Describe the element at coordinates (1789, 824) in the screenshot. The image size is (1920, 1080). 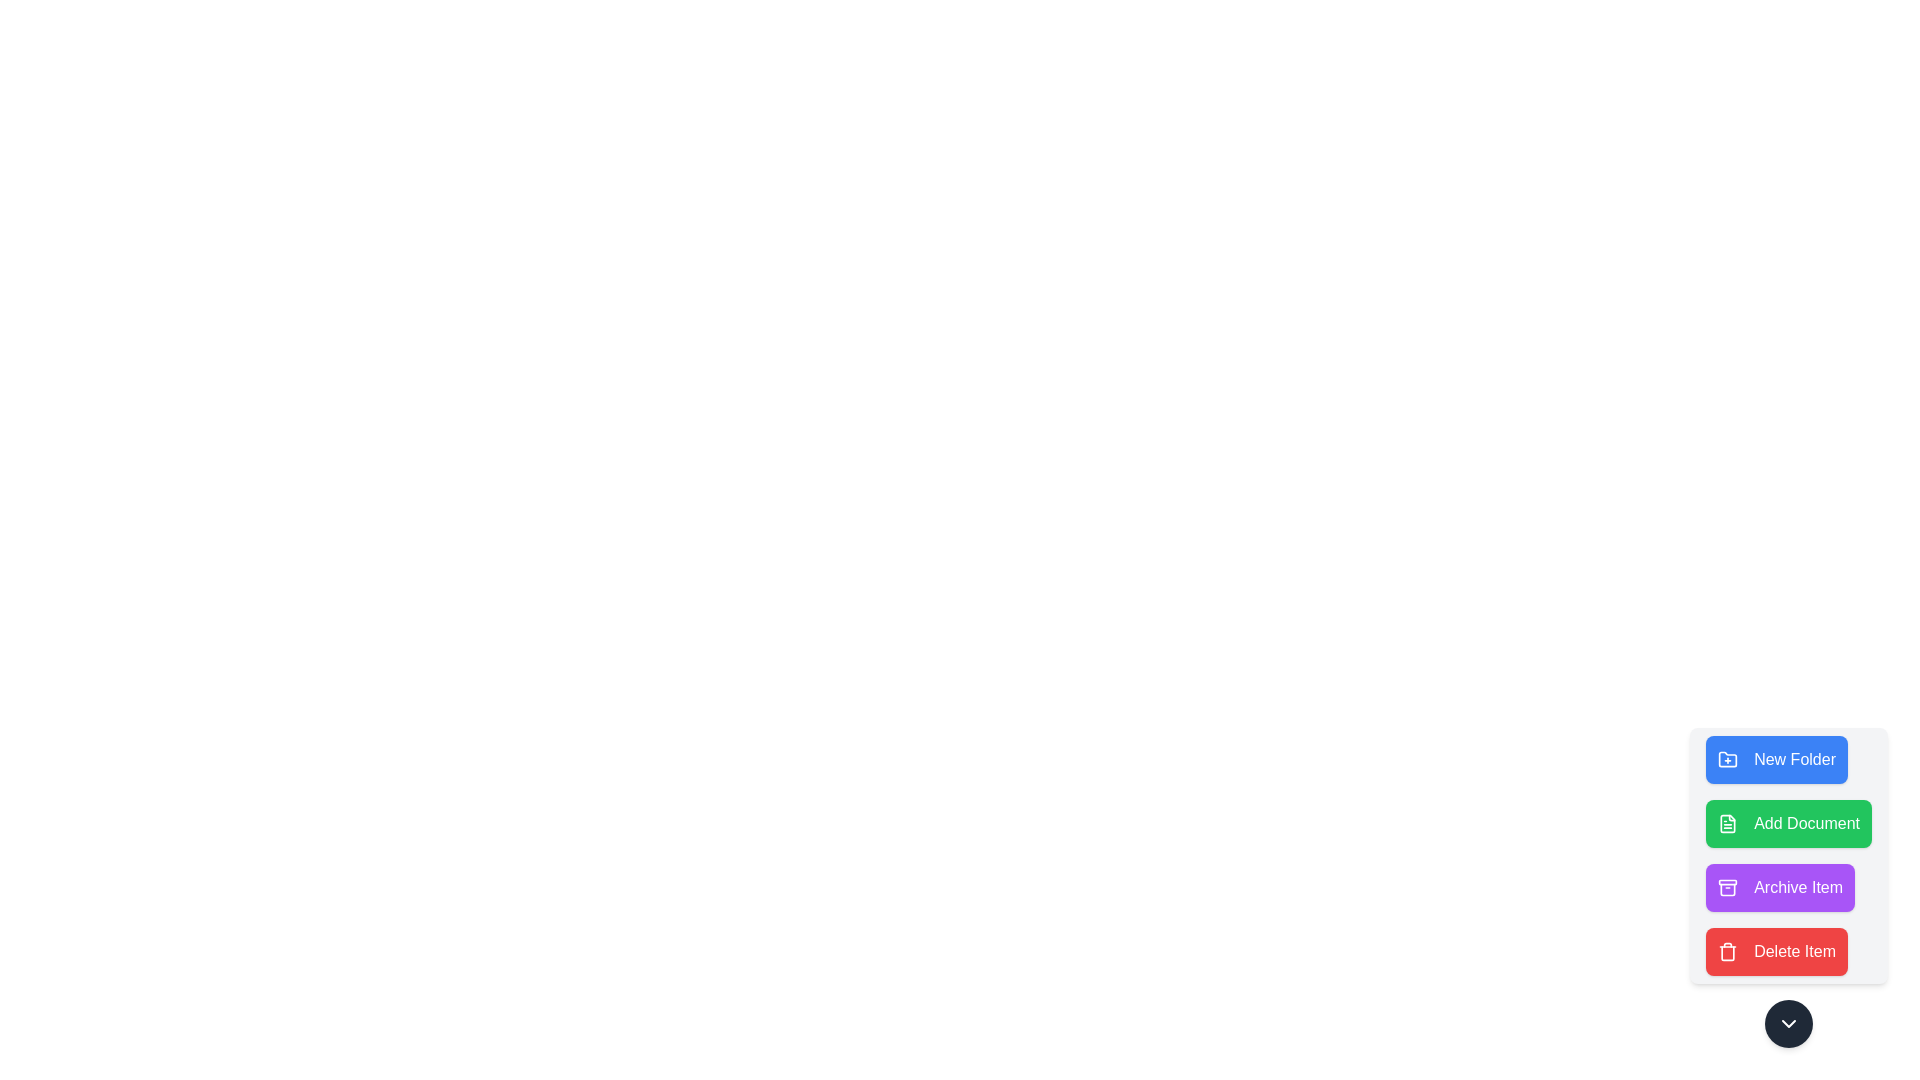
I see `the Add Document button in the speed dial menu` at that location.